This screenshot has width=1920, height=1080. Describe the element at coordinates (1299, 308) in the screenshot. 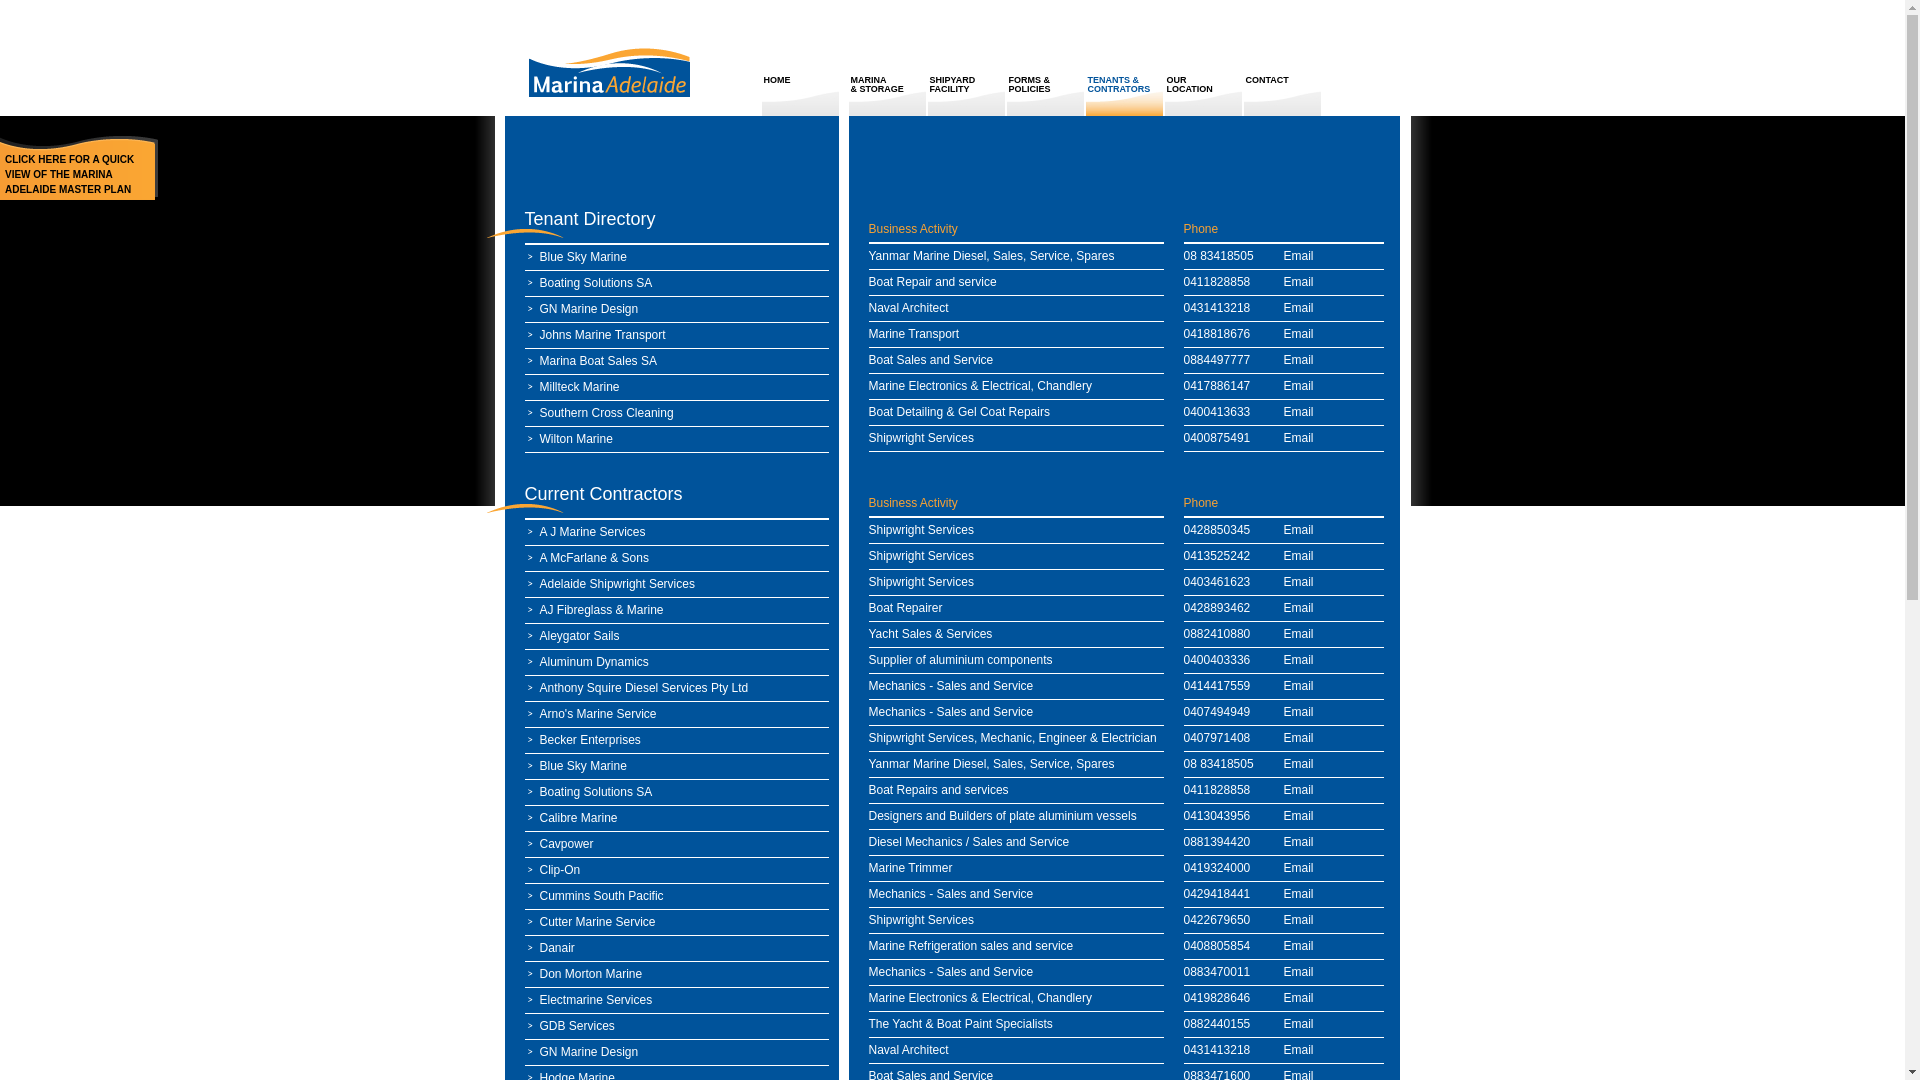

I see `'Email'` at that location.